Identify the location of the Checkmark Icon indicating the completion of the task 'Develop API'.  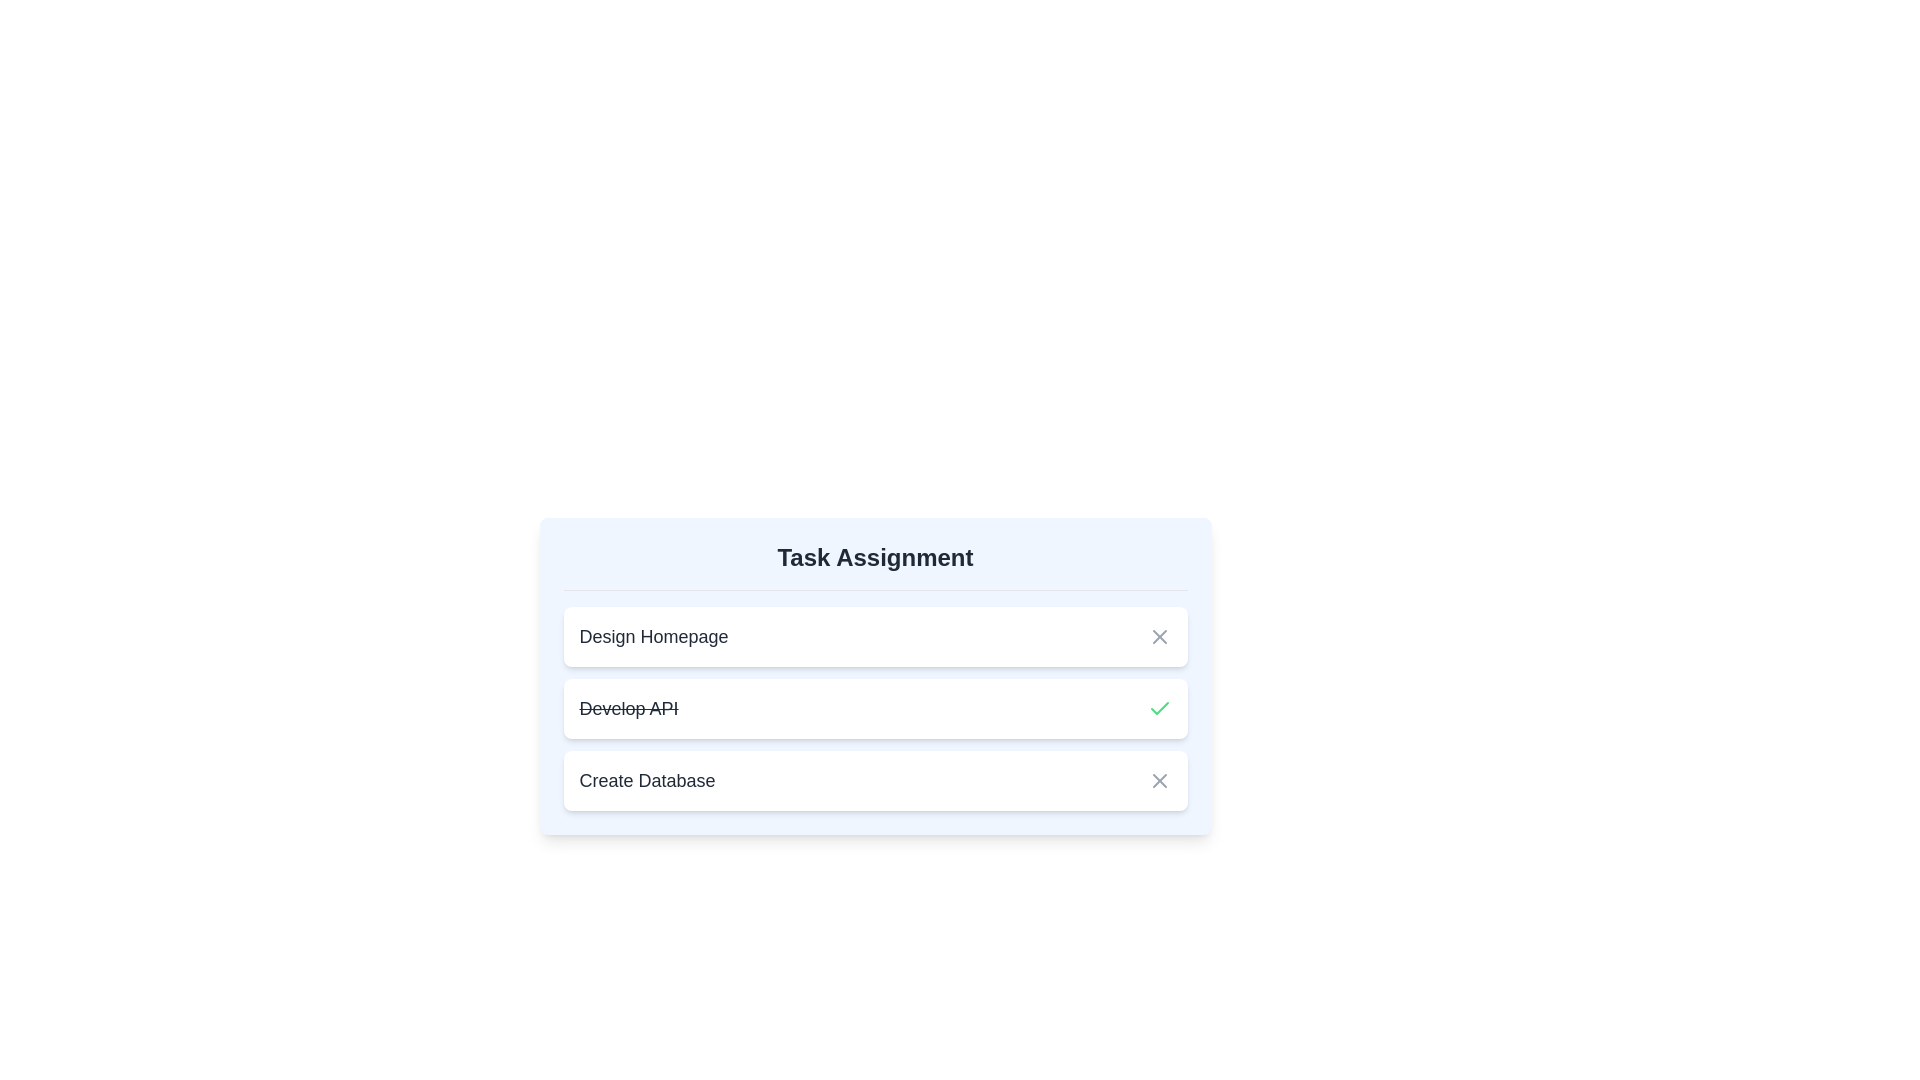
(1159, 708).